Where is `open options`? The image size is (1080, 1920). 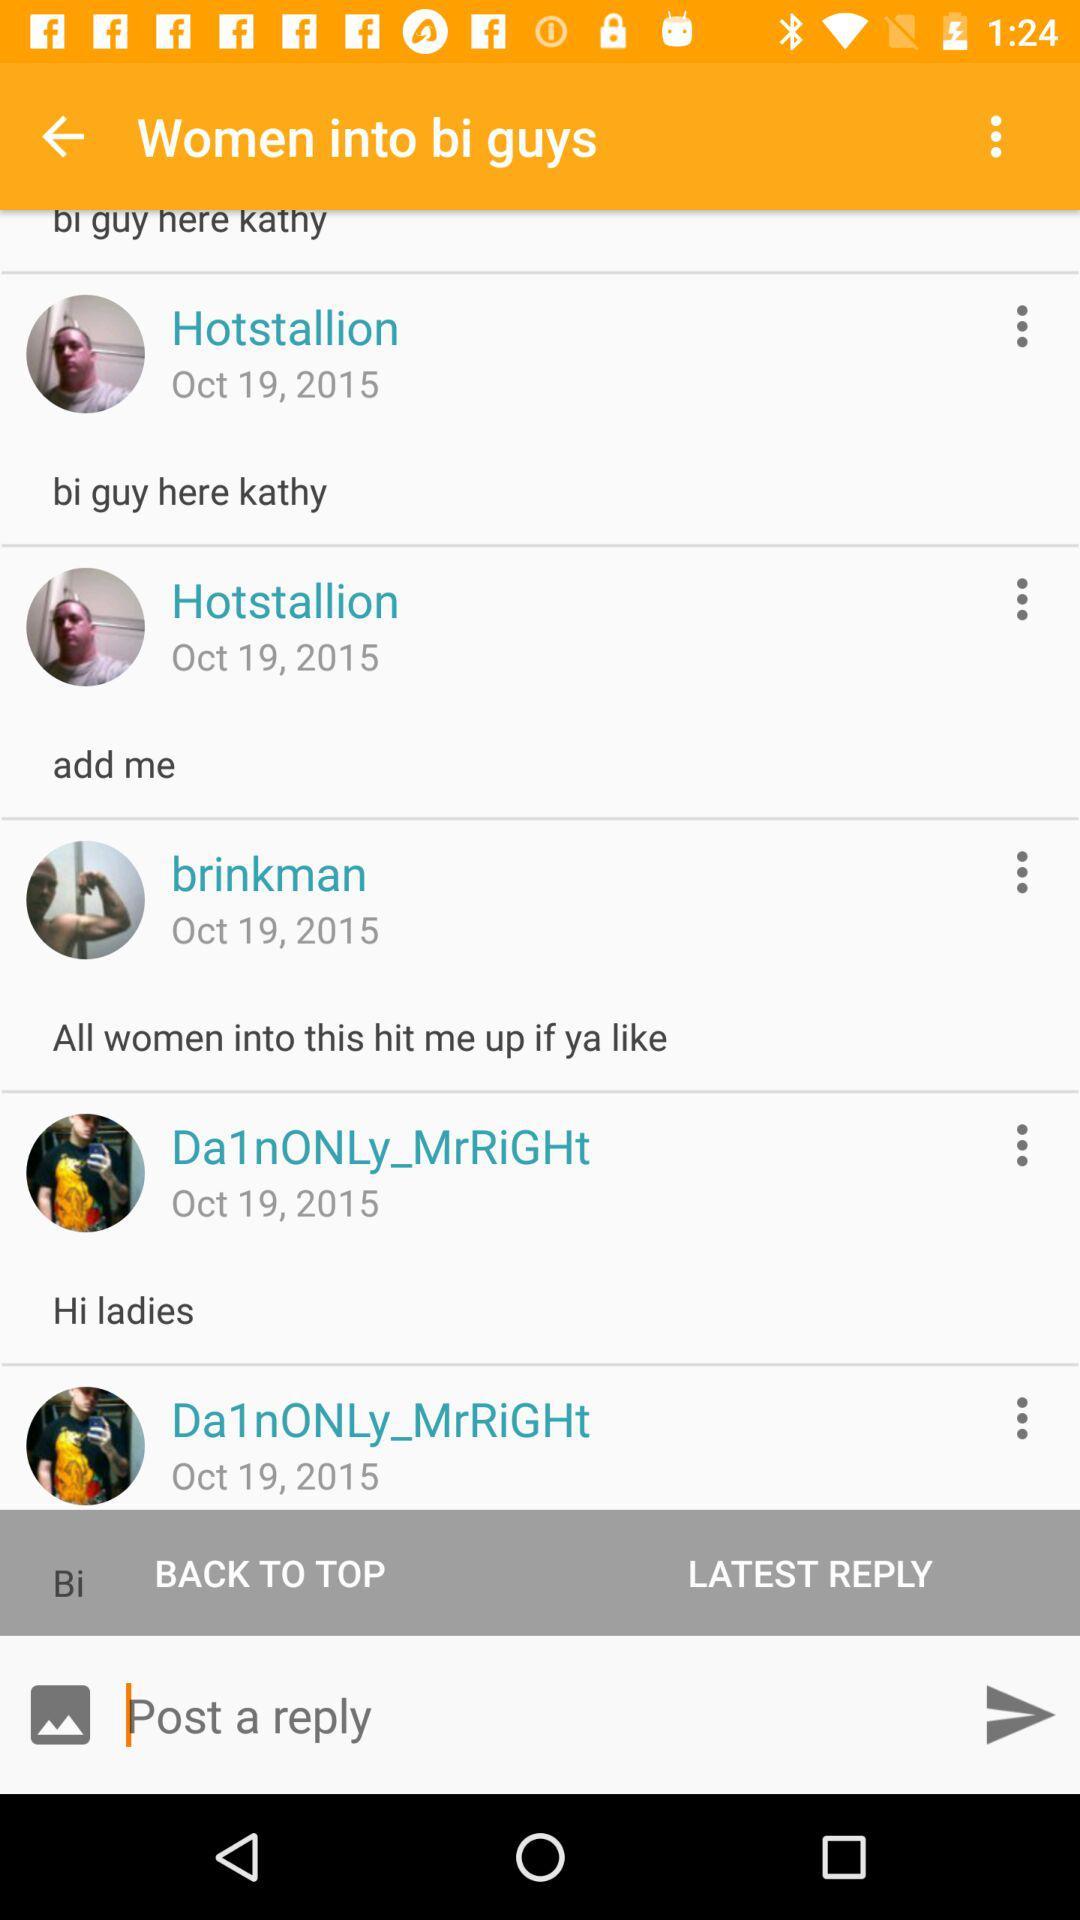 open options is located at coordinates (1022, 872).